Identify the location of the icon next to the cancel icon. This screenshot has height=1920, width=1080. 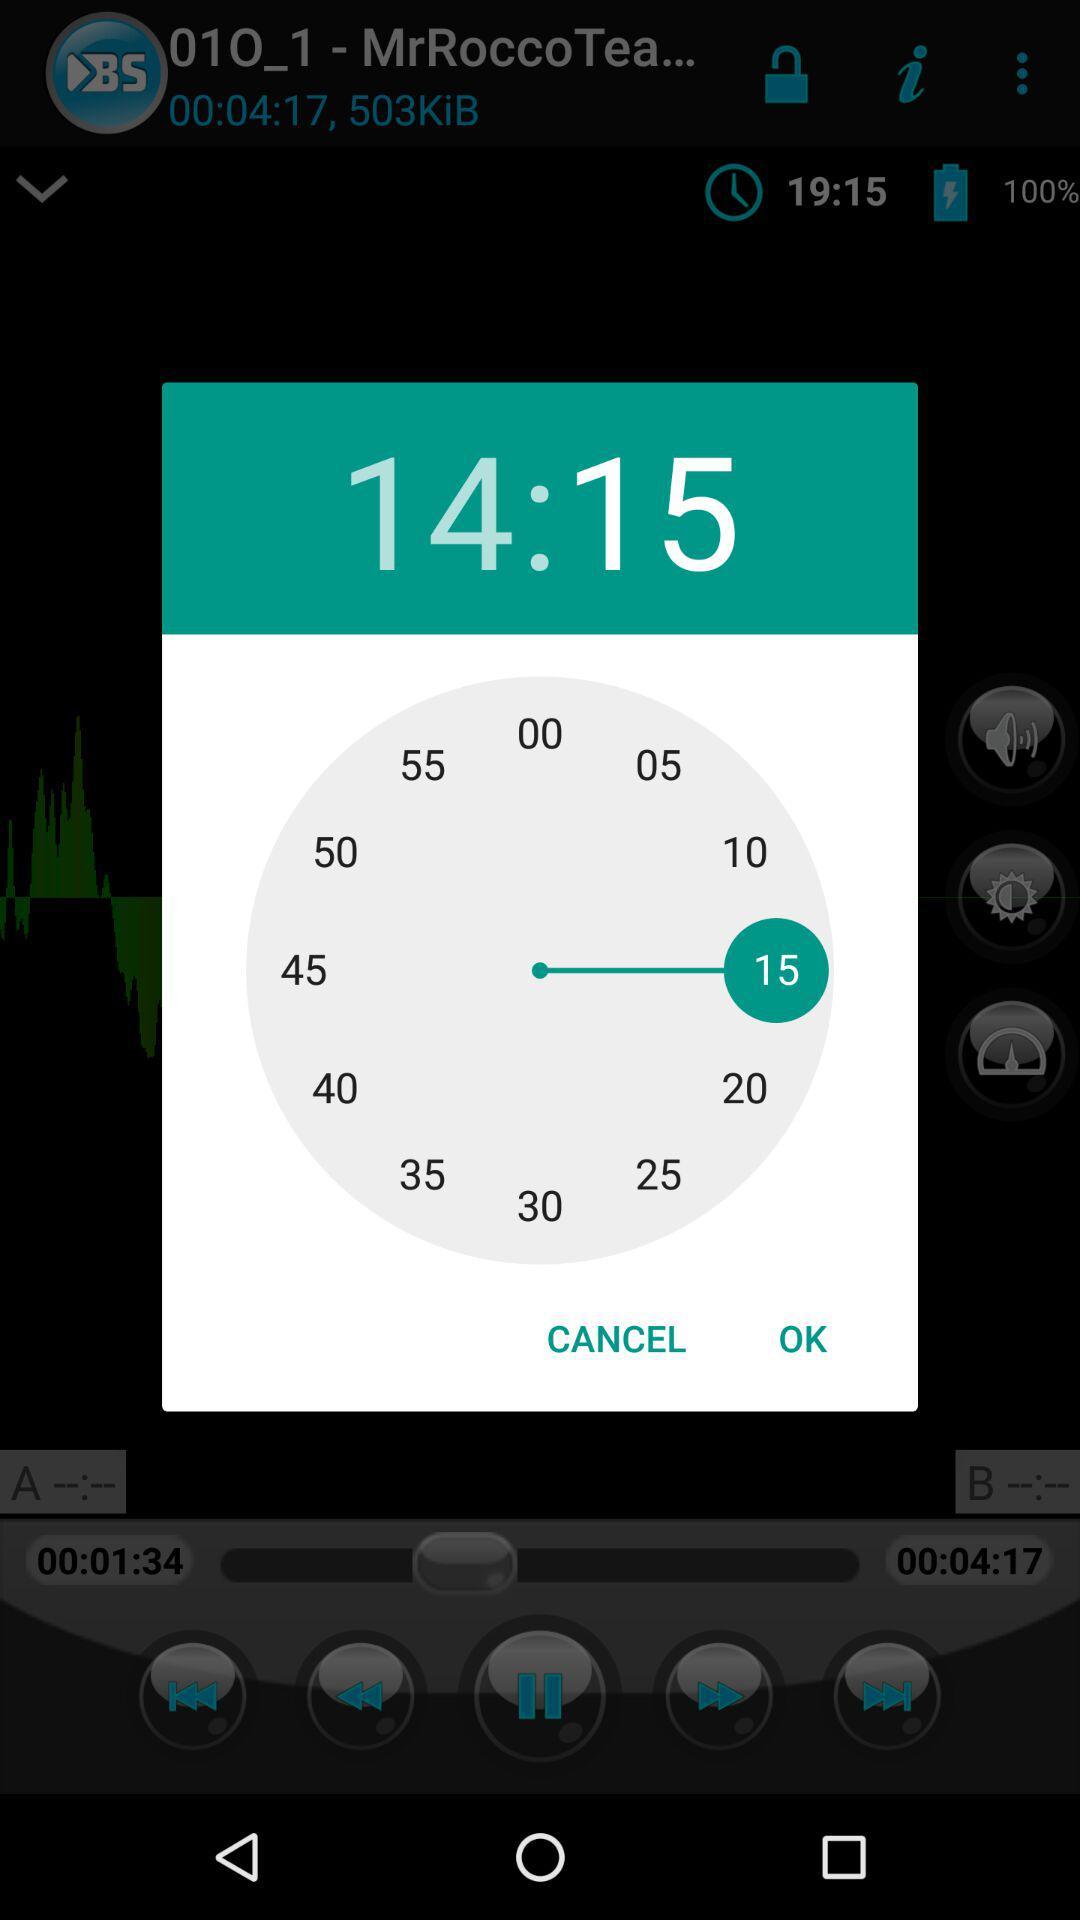
(801, 1338).